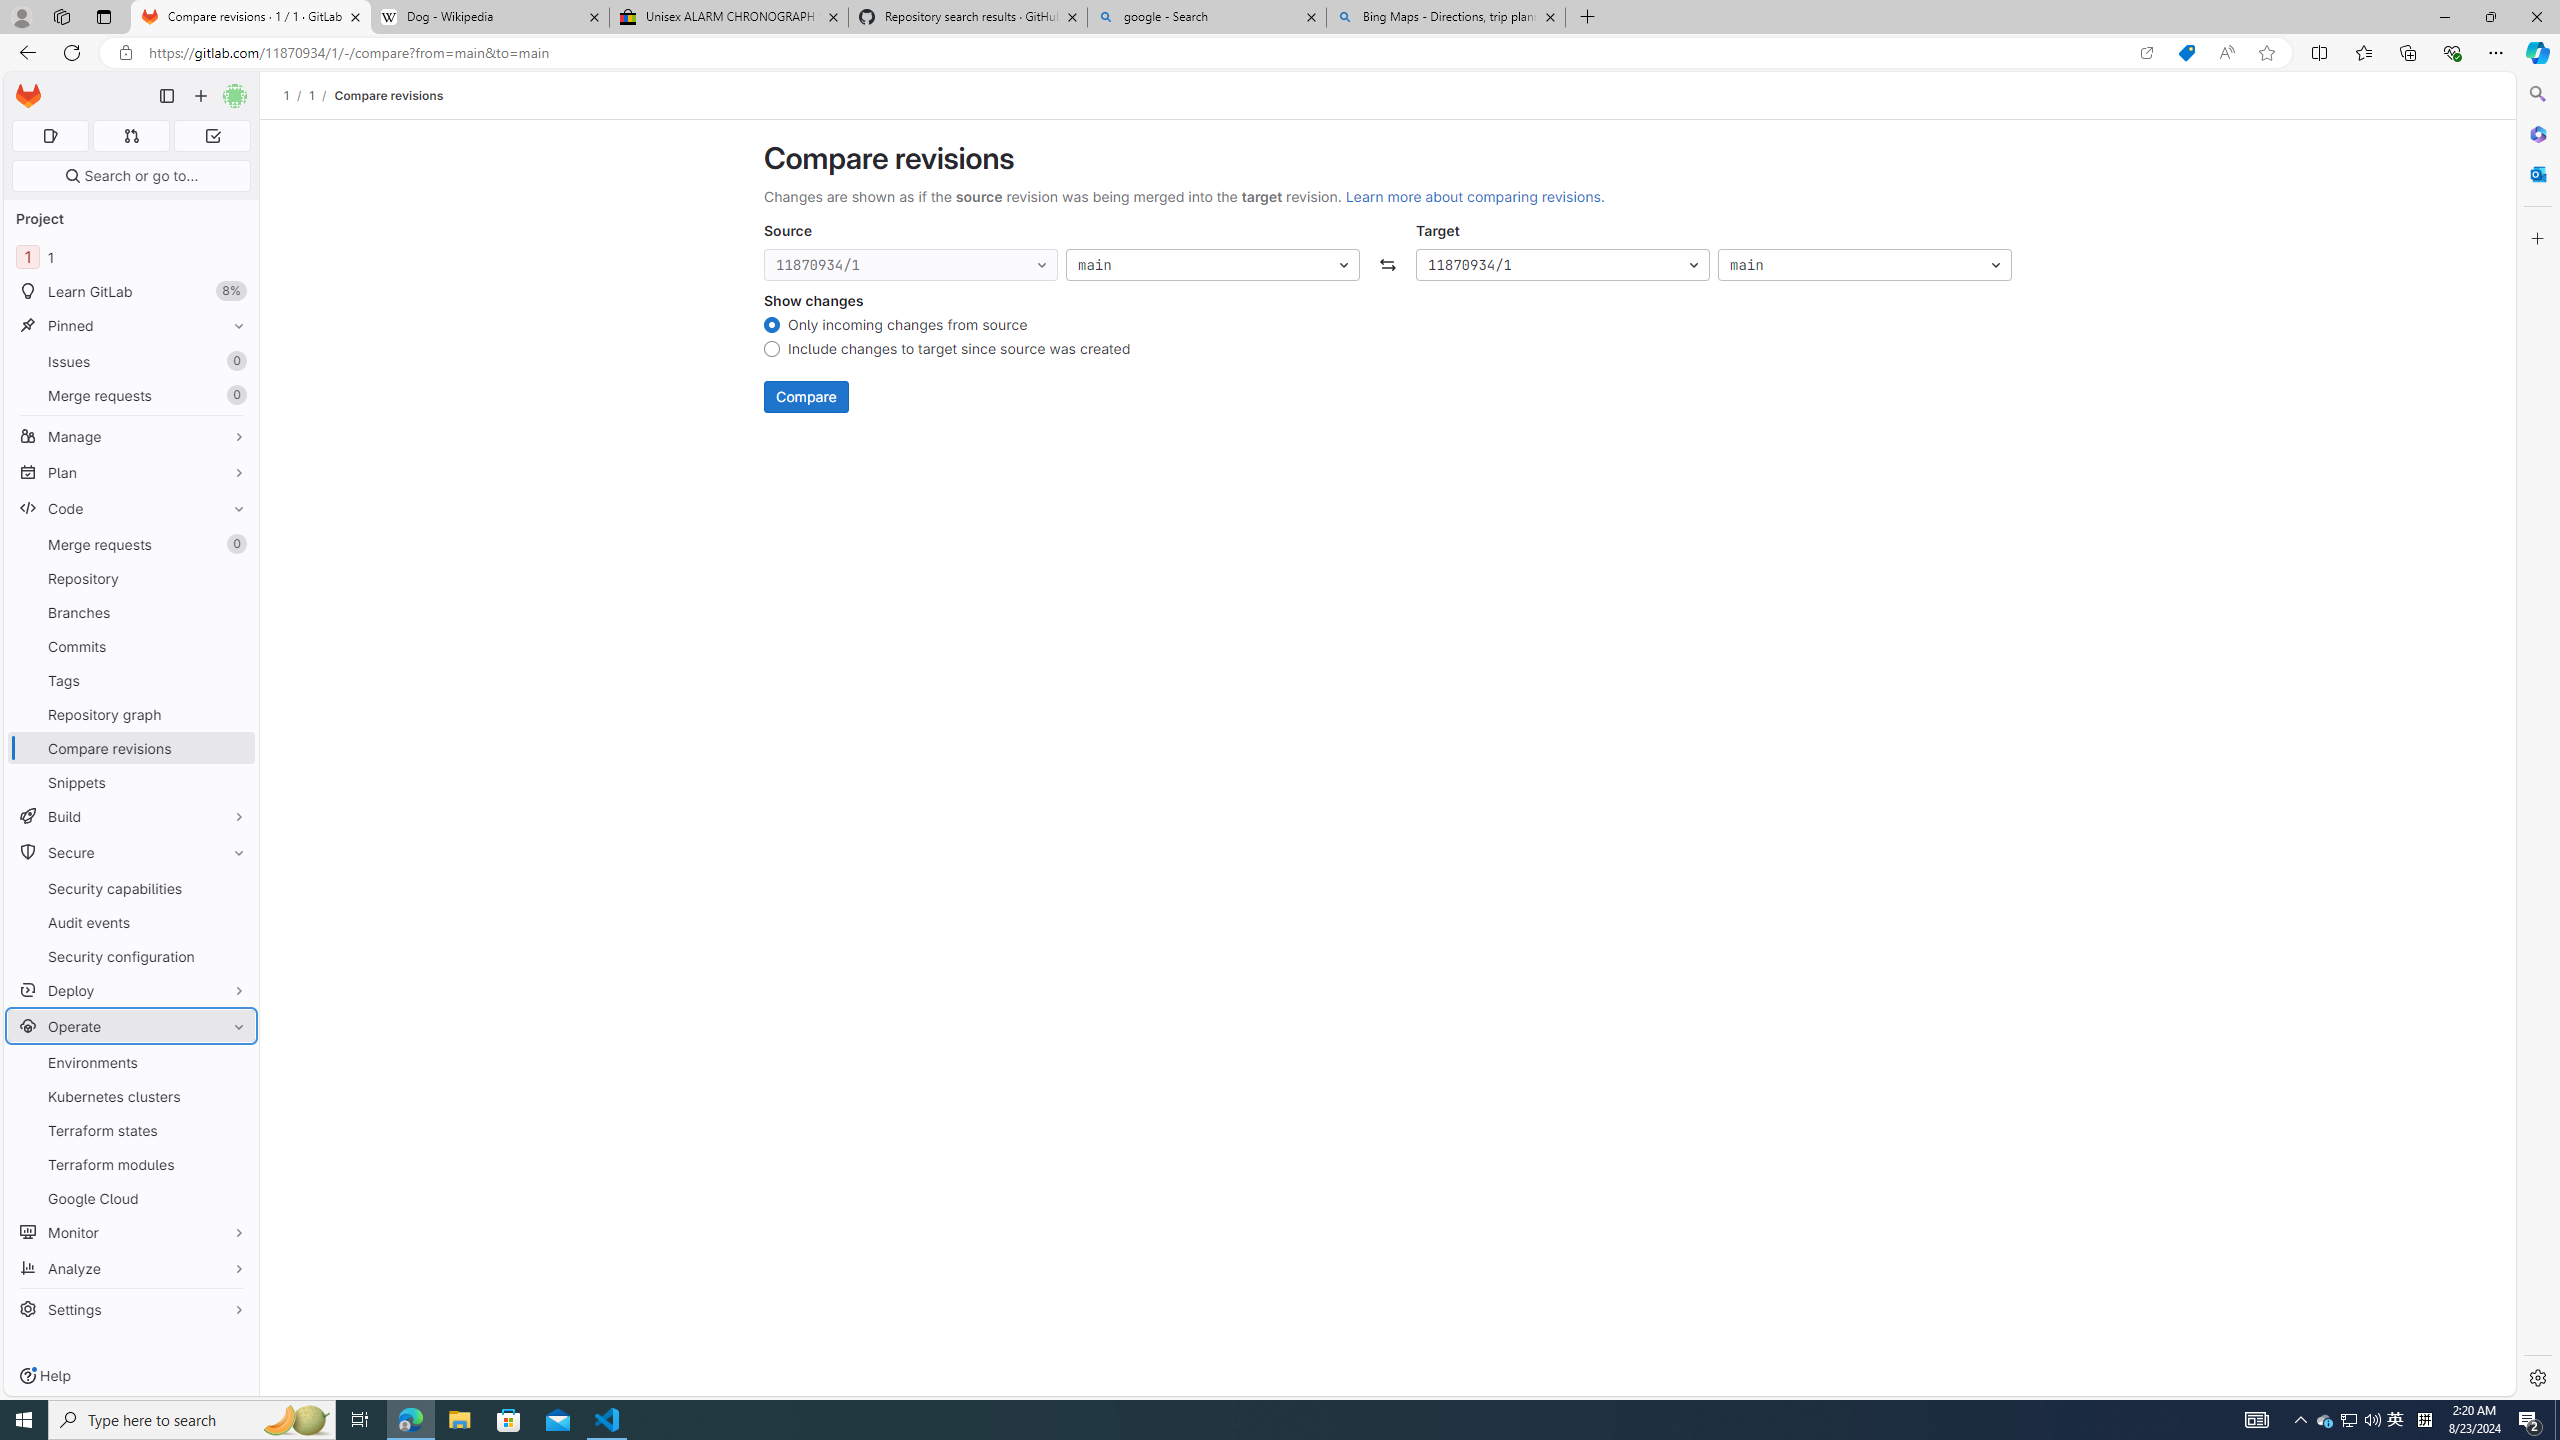 This screenshot has height=1440, width=2560. Describe the element at coordinates (233, 747) in the screenshot. I see `'Pin Compare revisions'` at that location.